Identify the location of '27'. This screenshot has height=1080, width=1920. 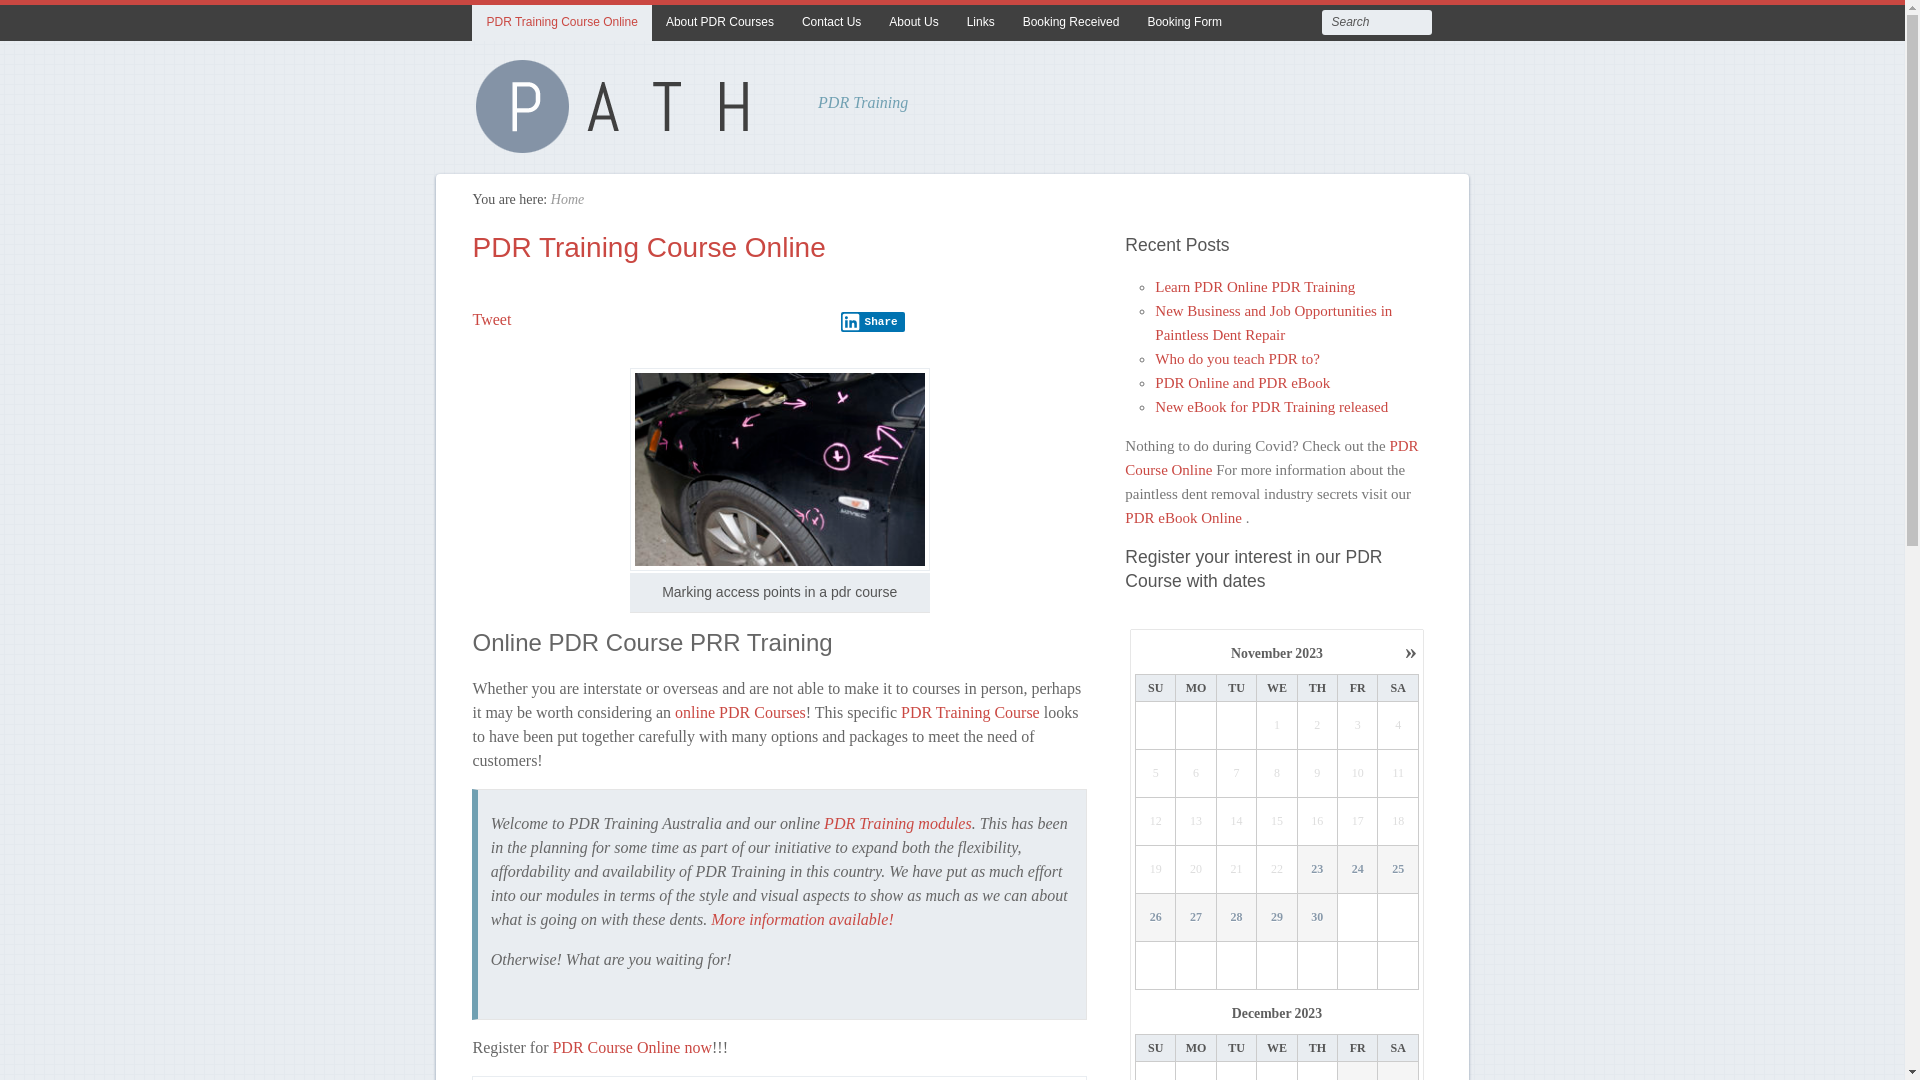
(1176, 917).